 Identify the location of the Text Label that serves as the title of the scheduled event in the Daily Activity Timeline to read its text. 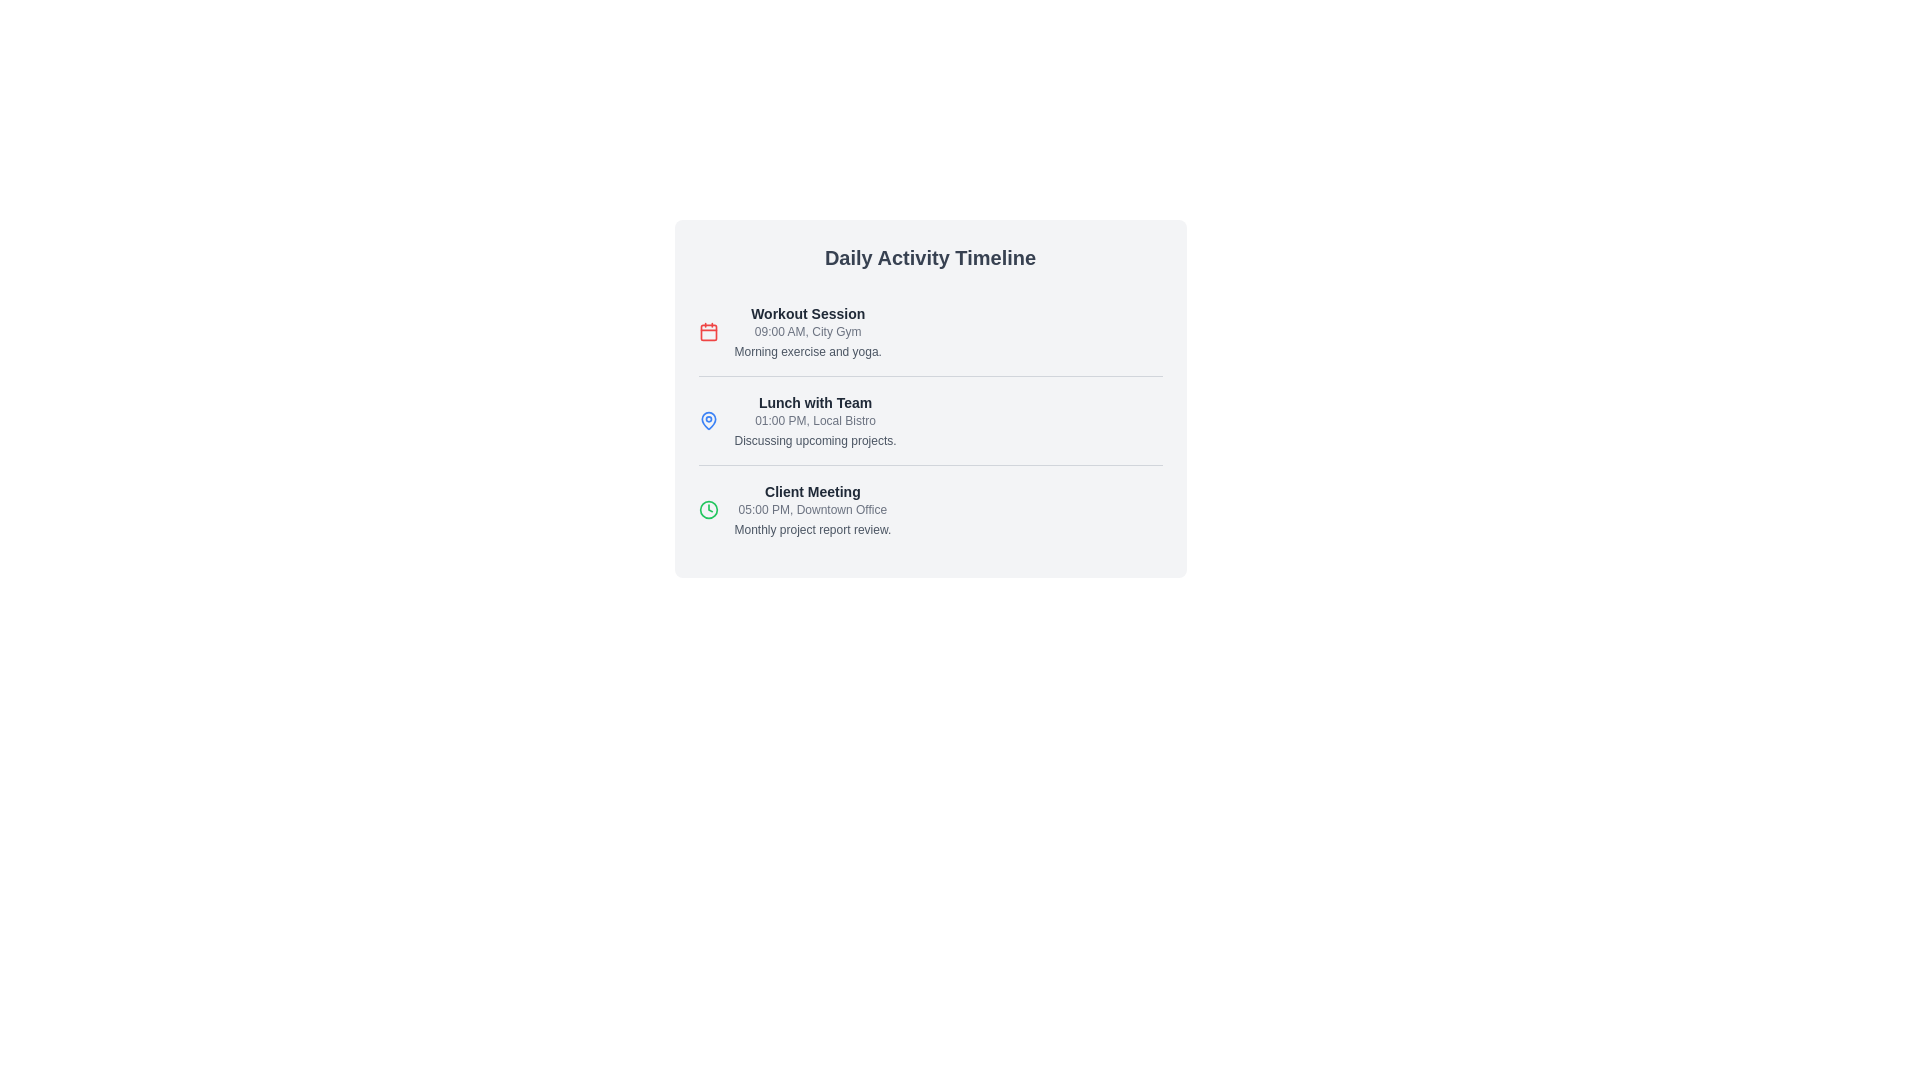
(812, 492).